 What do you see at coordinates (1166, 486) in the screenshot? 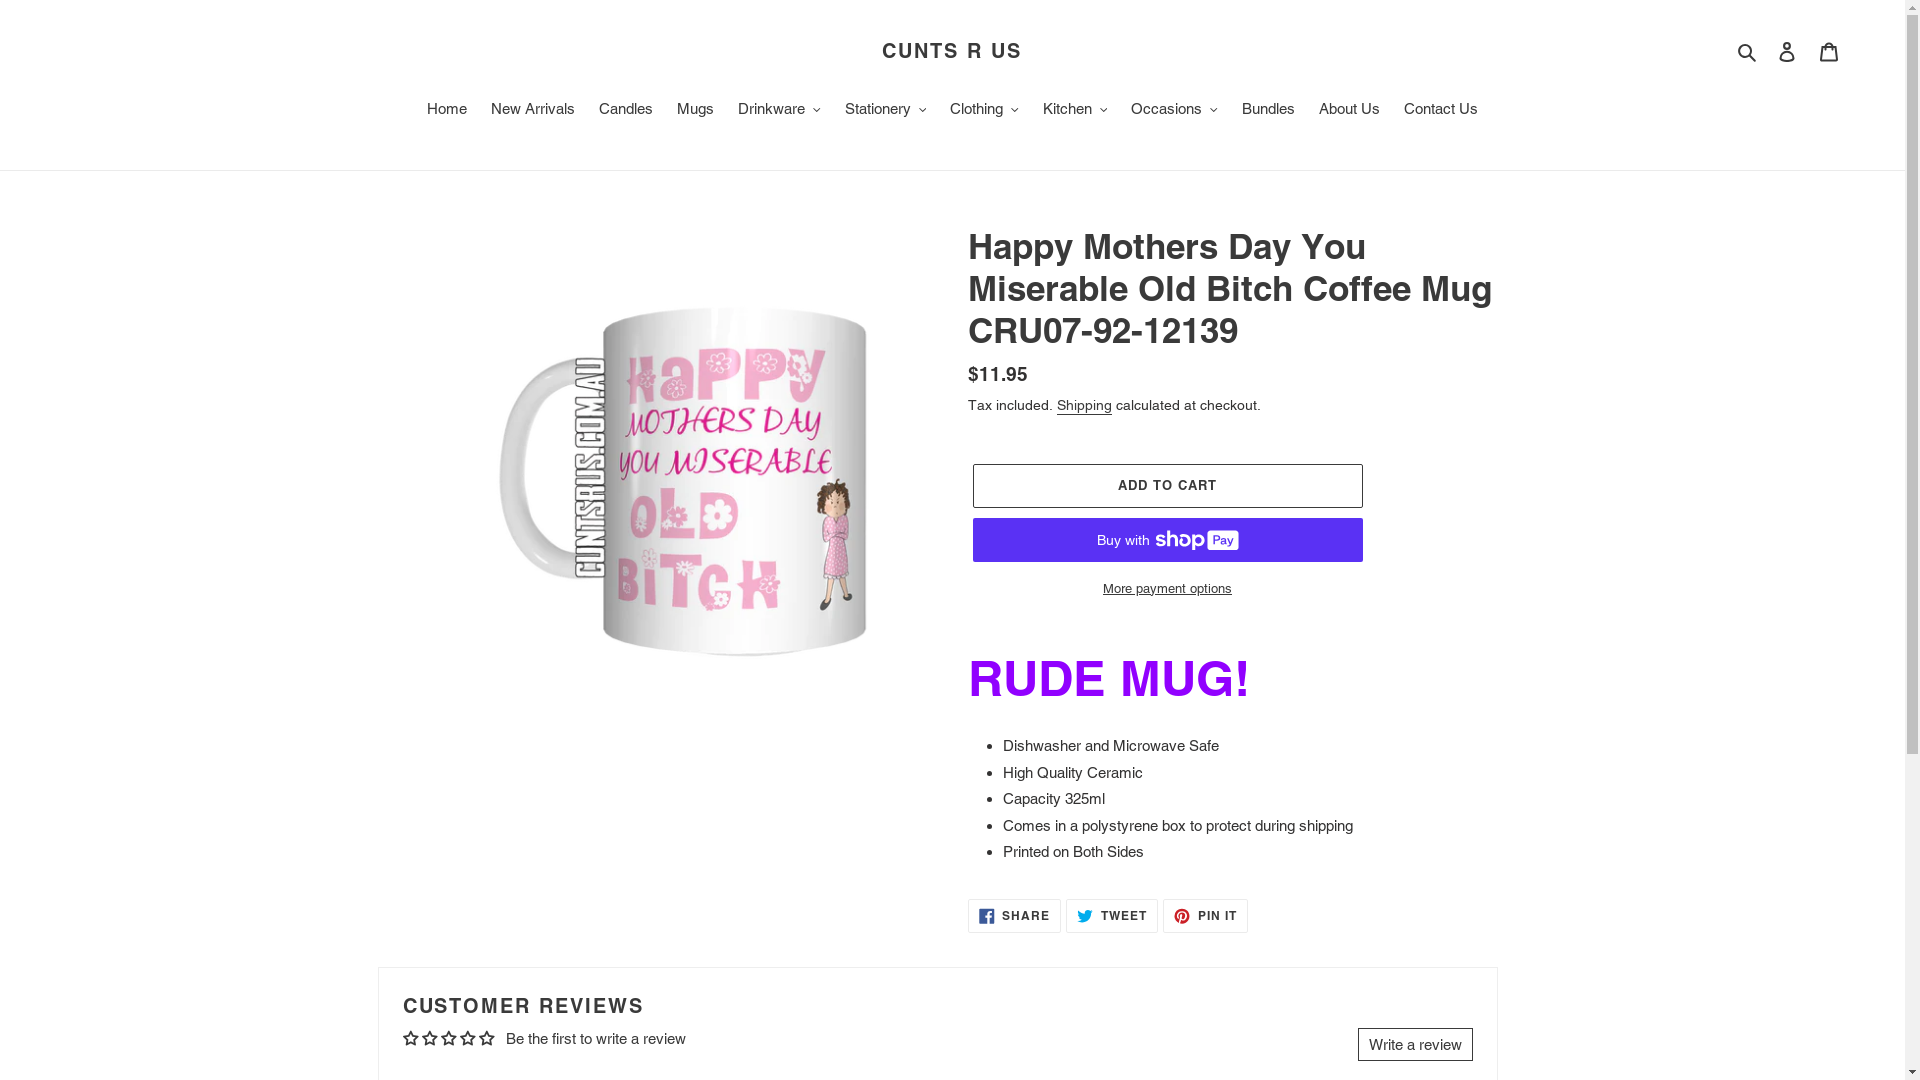
I see `'ADD TO CART'` at bounding box center [1166, 486].